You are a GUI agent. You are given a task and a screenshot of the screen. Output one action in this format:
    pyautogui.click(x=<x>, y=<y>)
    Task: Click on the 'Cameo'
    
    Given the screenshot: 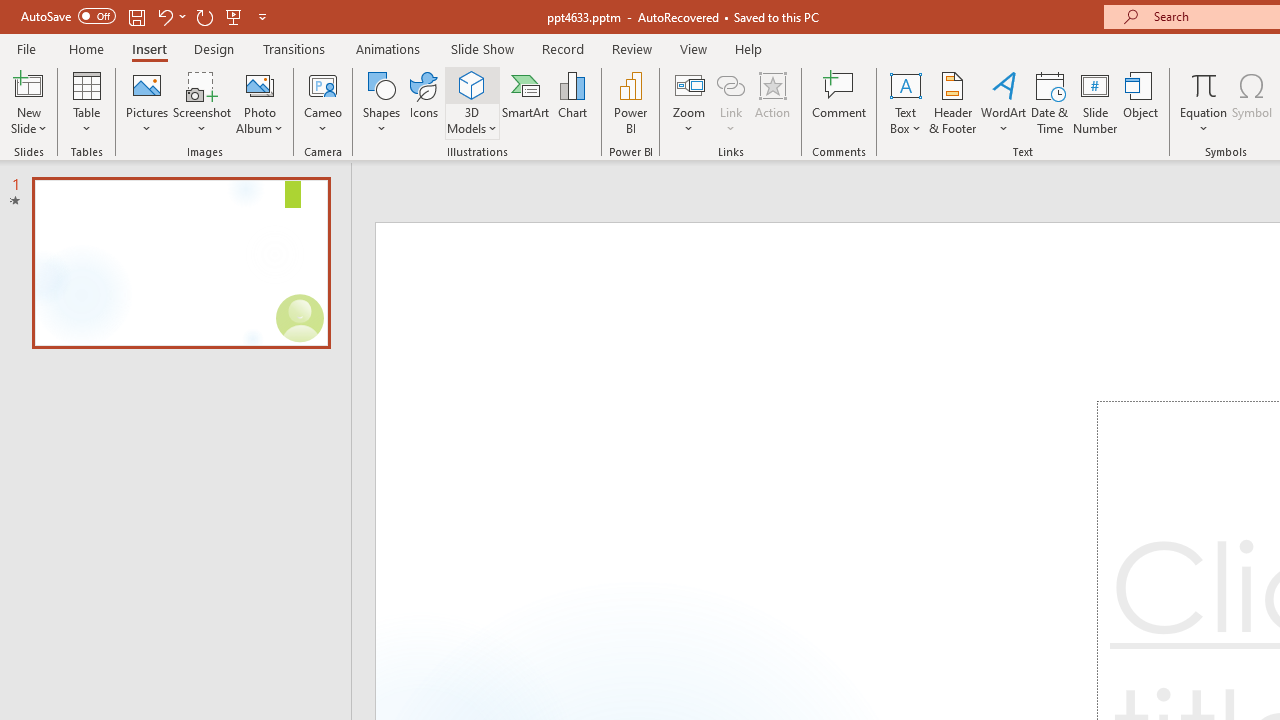 What is the action you would take?
    pyautogui.click(x=323, y=84)
    